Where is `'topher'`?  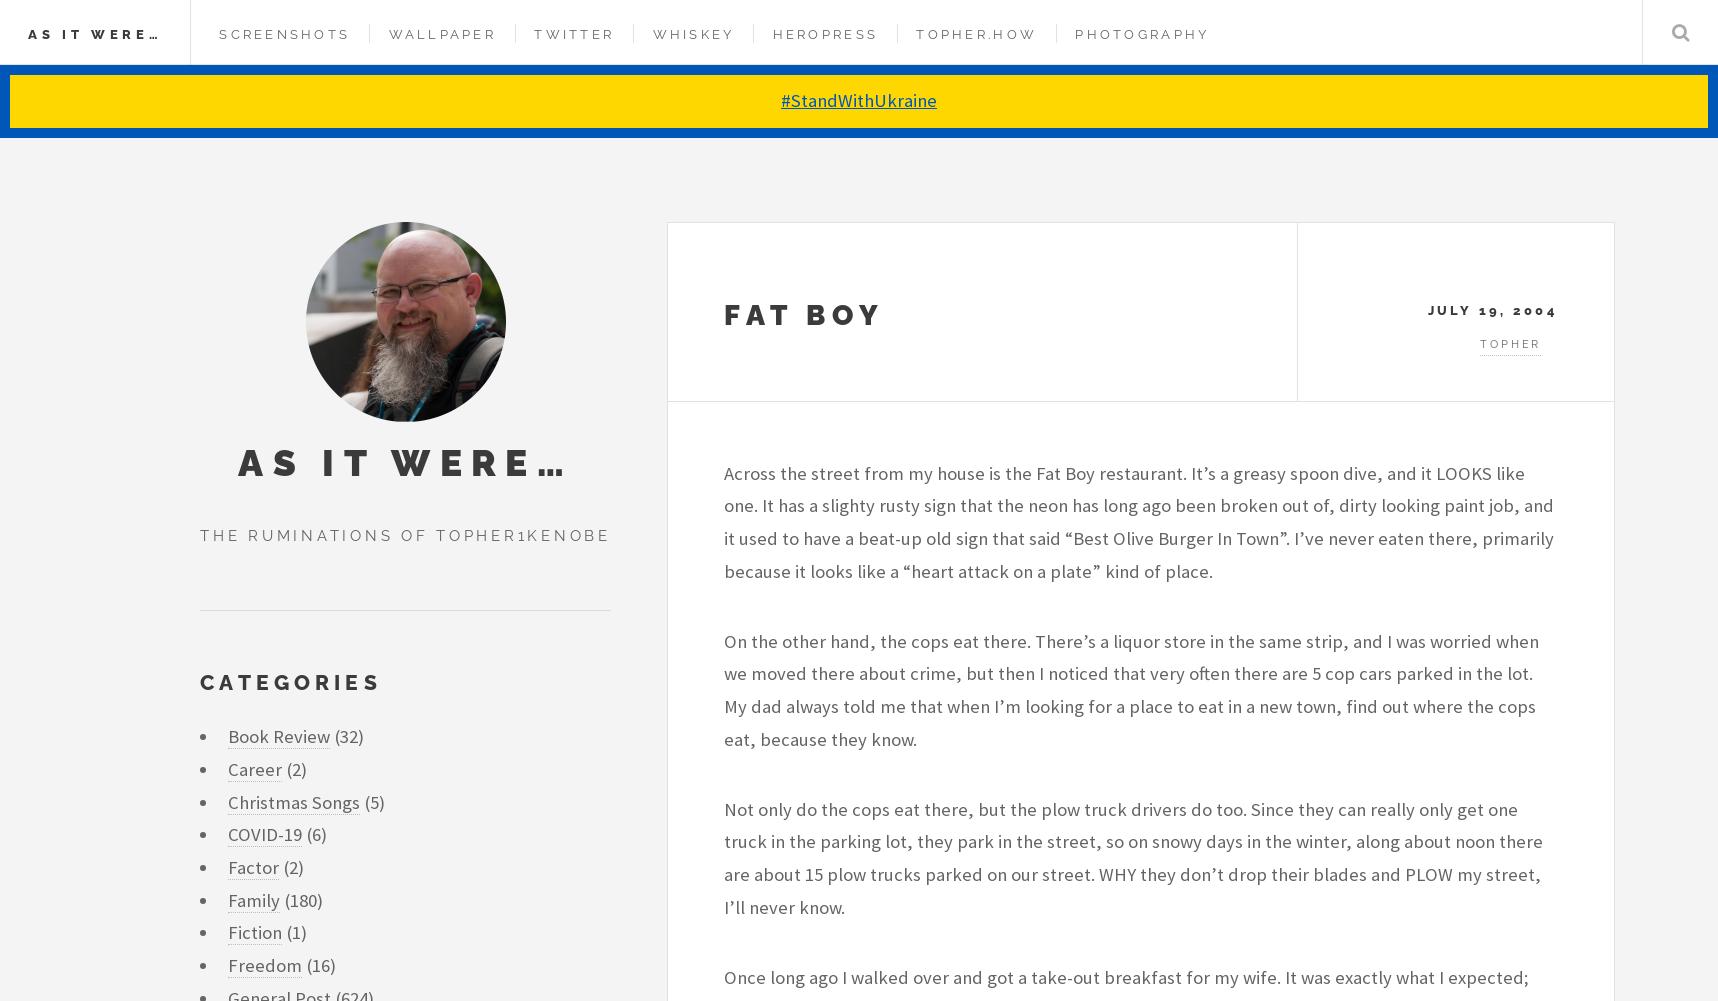 'topher' is located at coordinates (1480, 344).